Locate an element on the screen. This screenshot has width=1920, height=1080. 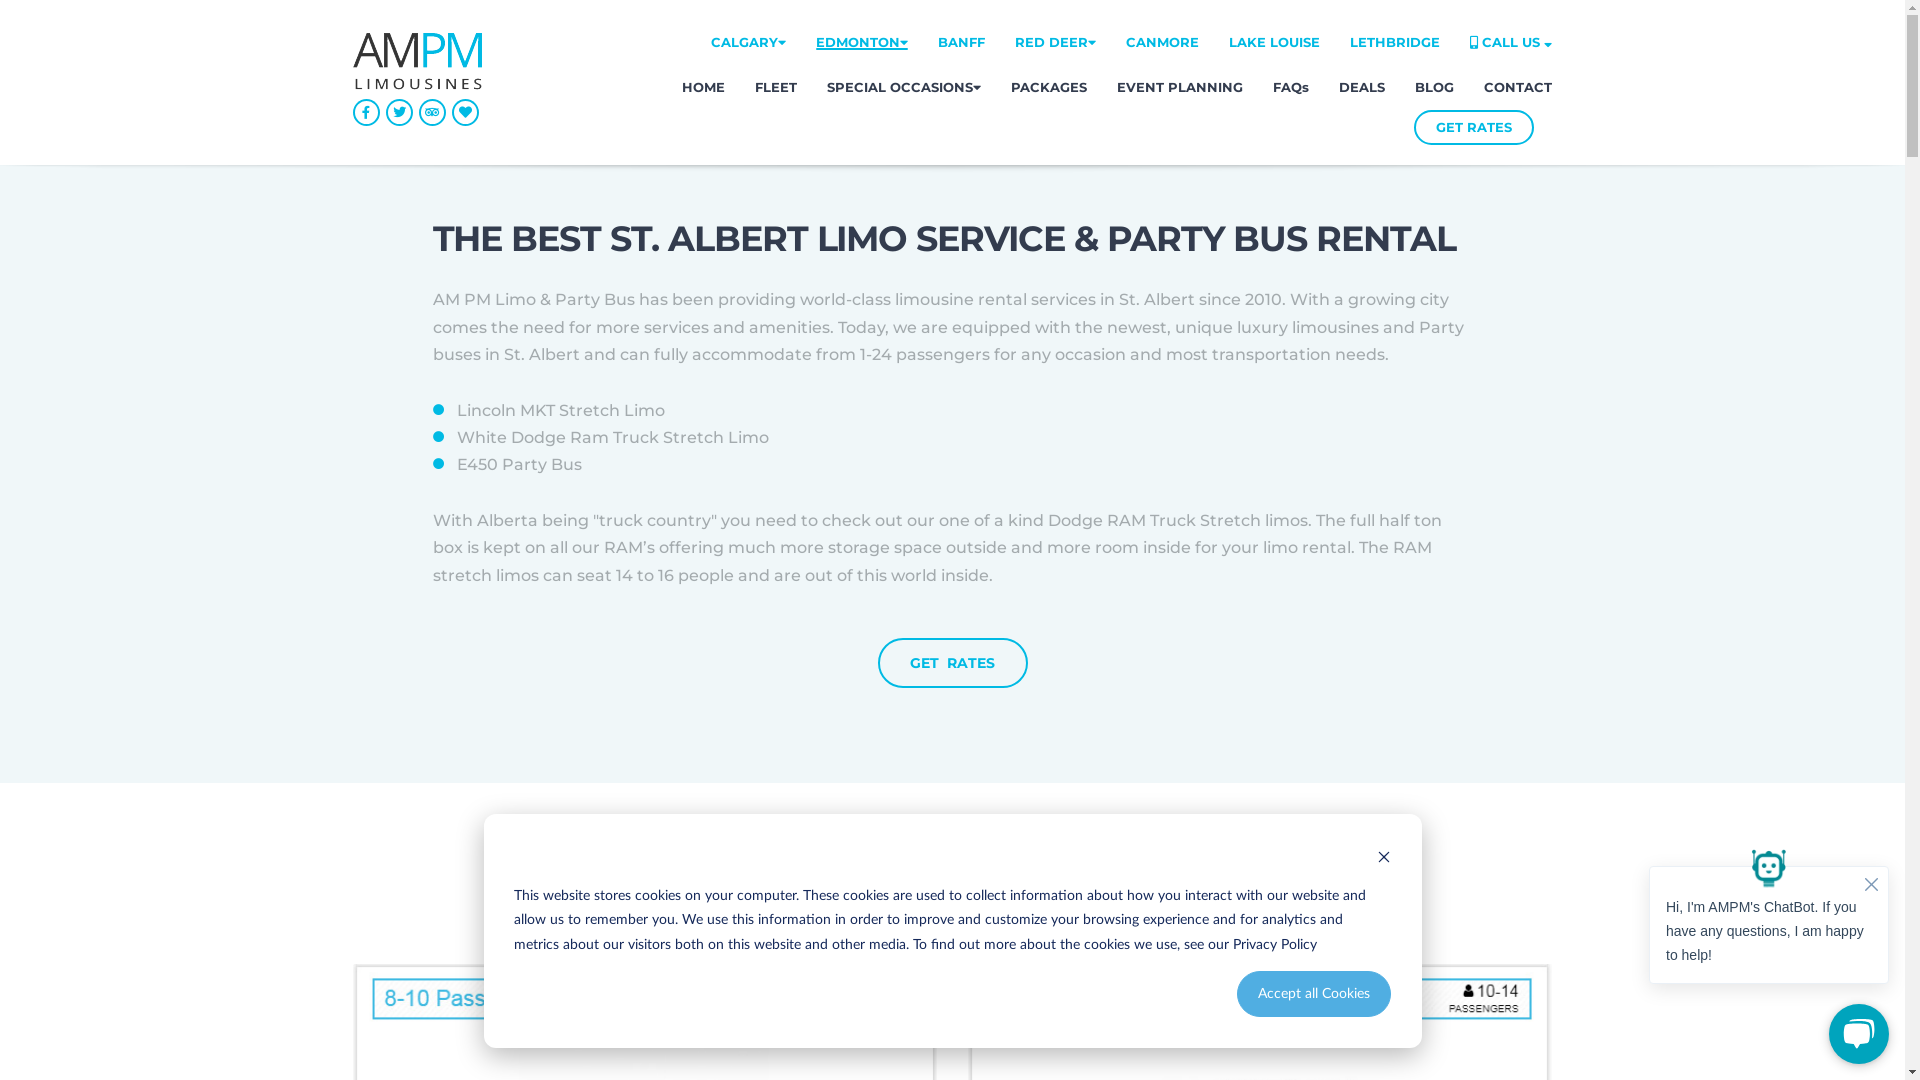
'SPECIAL OCCASIONS' is located at coordinates (902, 86).